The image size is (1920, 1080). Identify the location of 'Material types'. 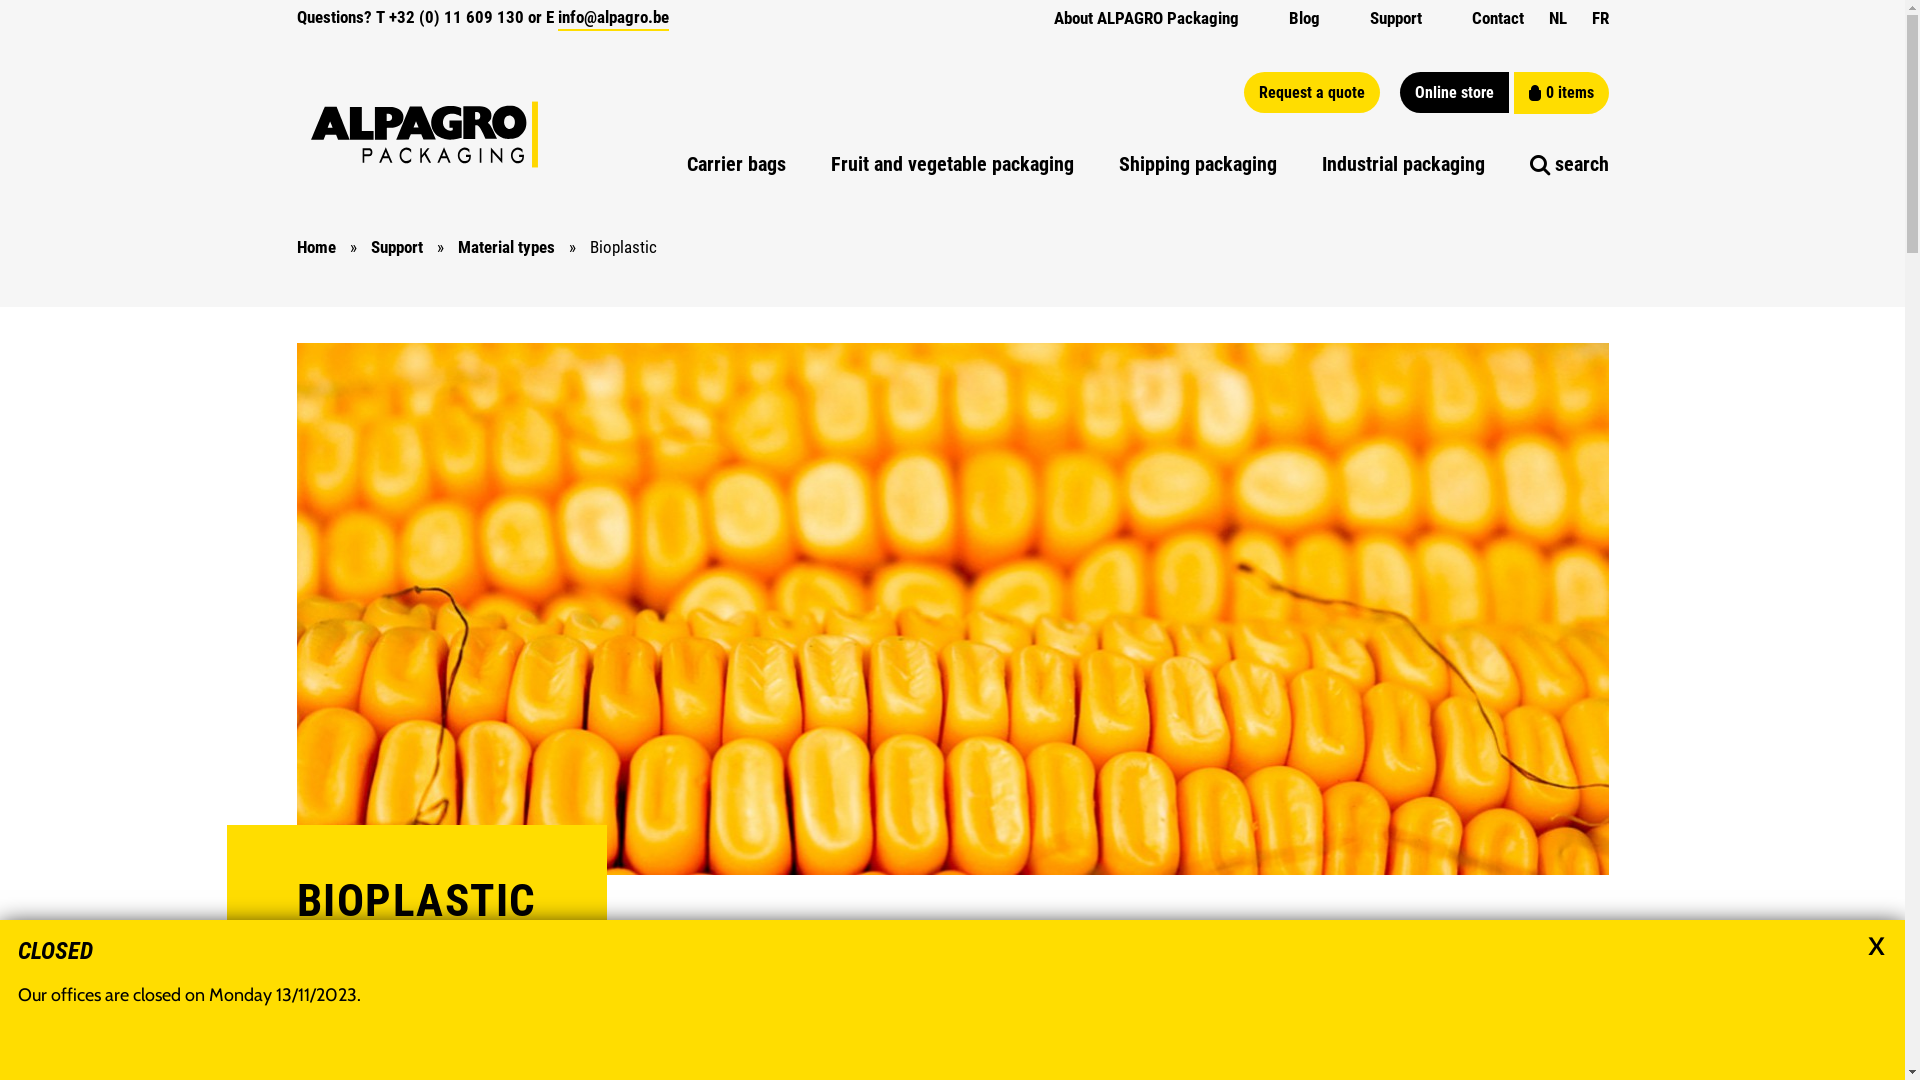
(456, 245).